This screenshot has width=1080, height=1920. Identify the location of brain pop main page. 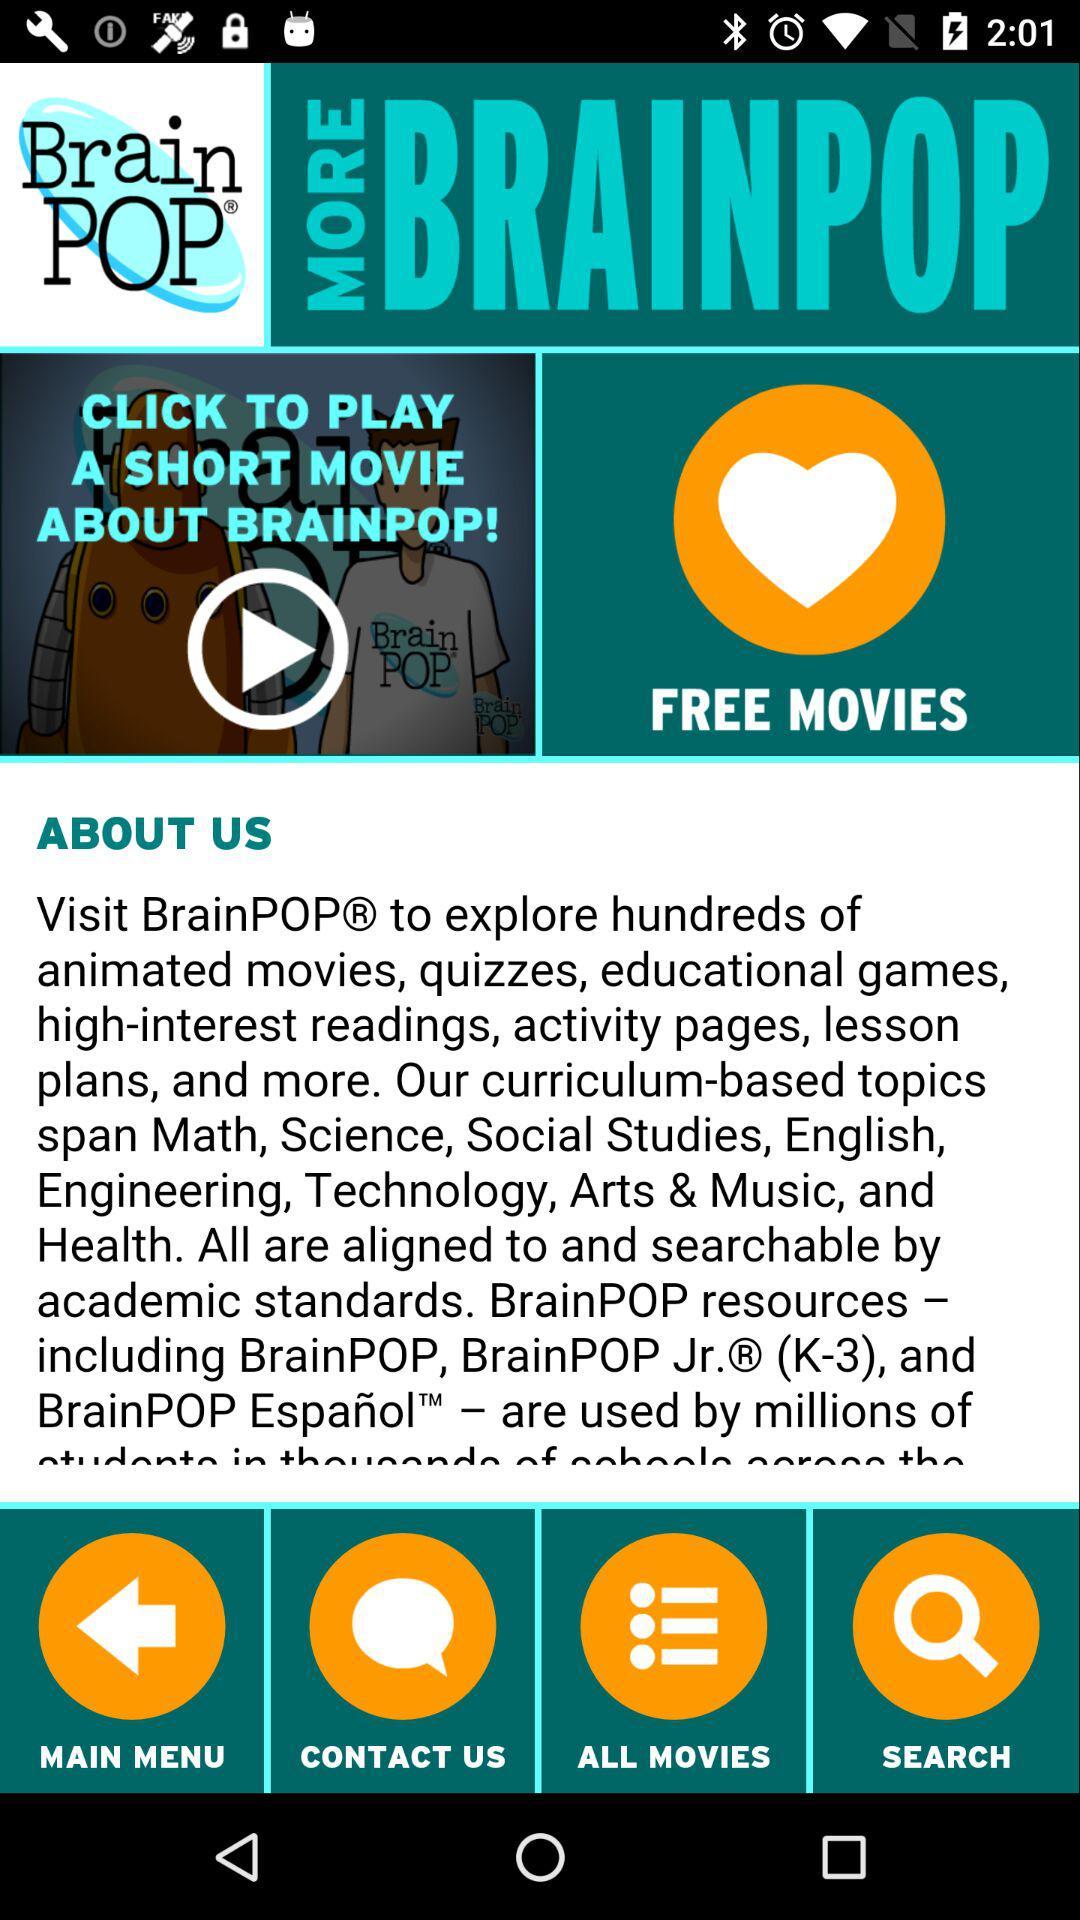
(131, 204).